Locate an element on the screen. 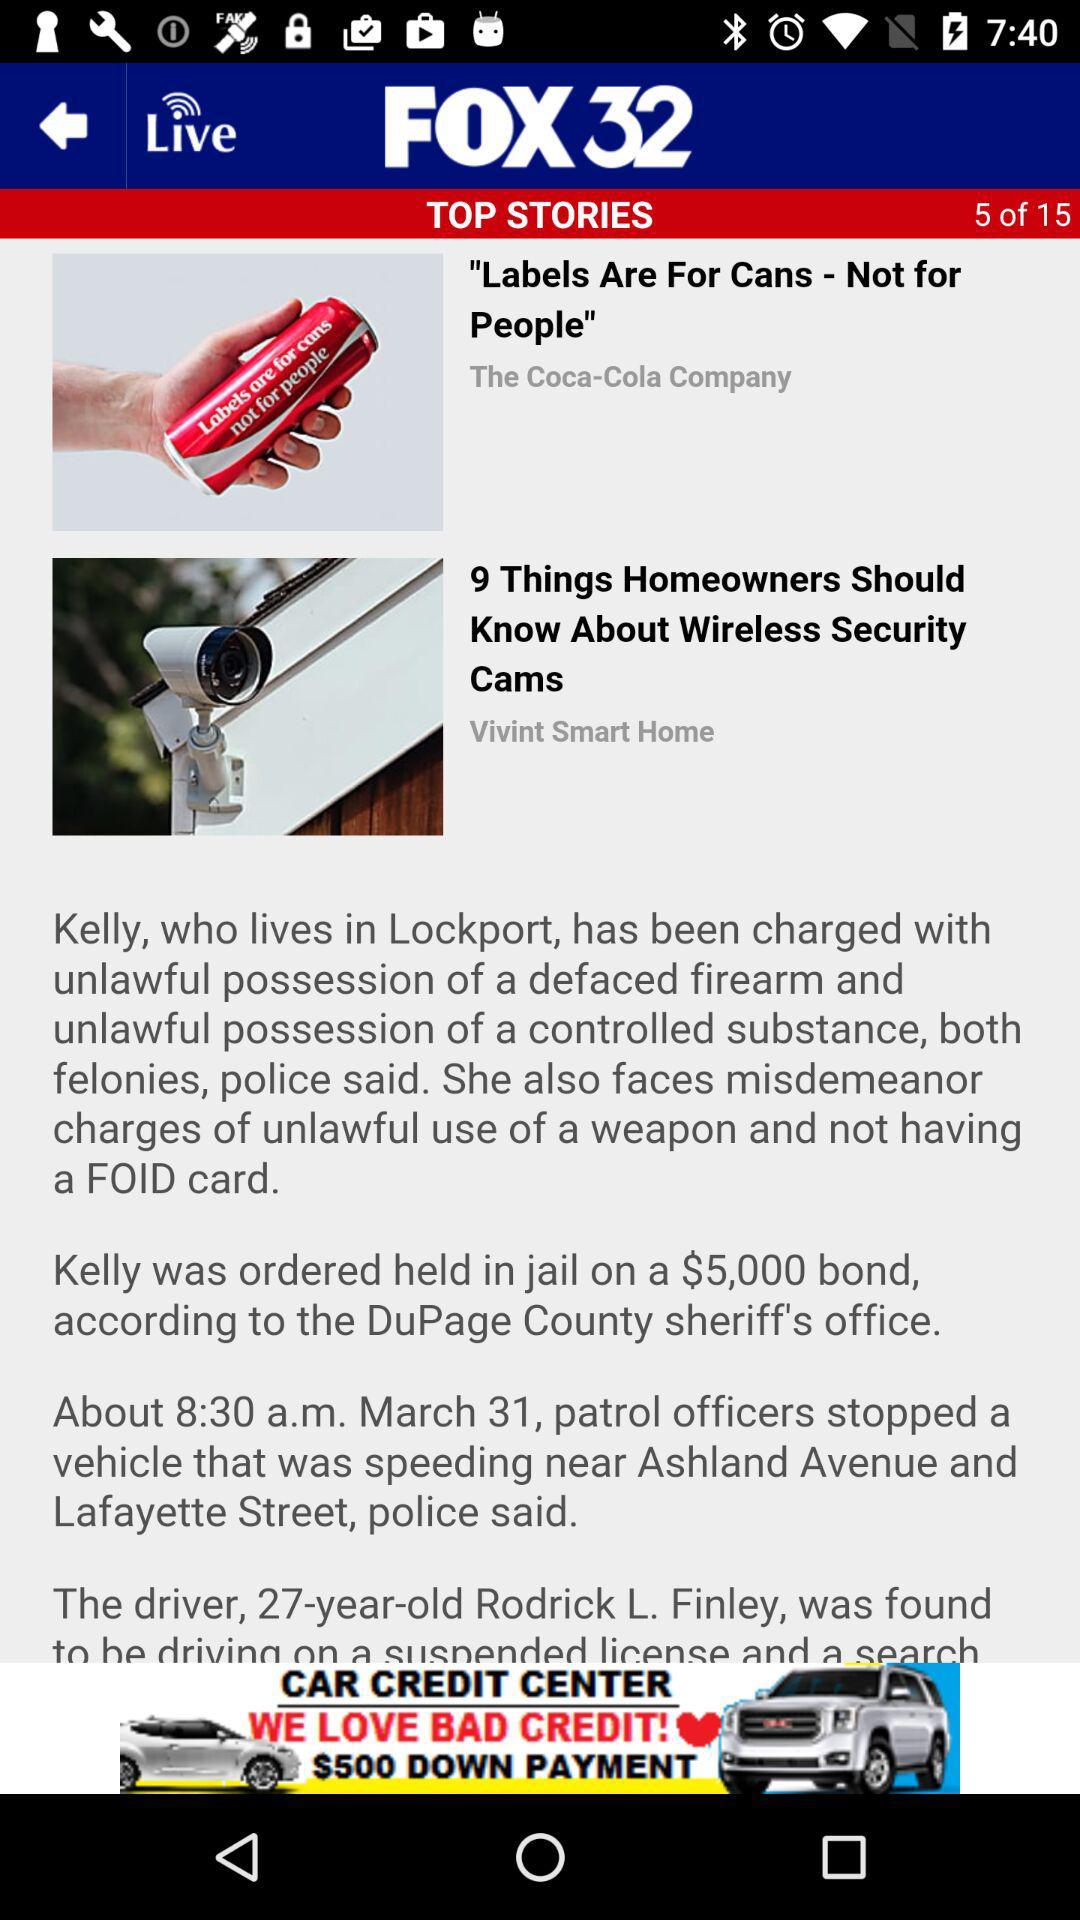  live news is located at coordinates (189, 124).